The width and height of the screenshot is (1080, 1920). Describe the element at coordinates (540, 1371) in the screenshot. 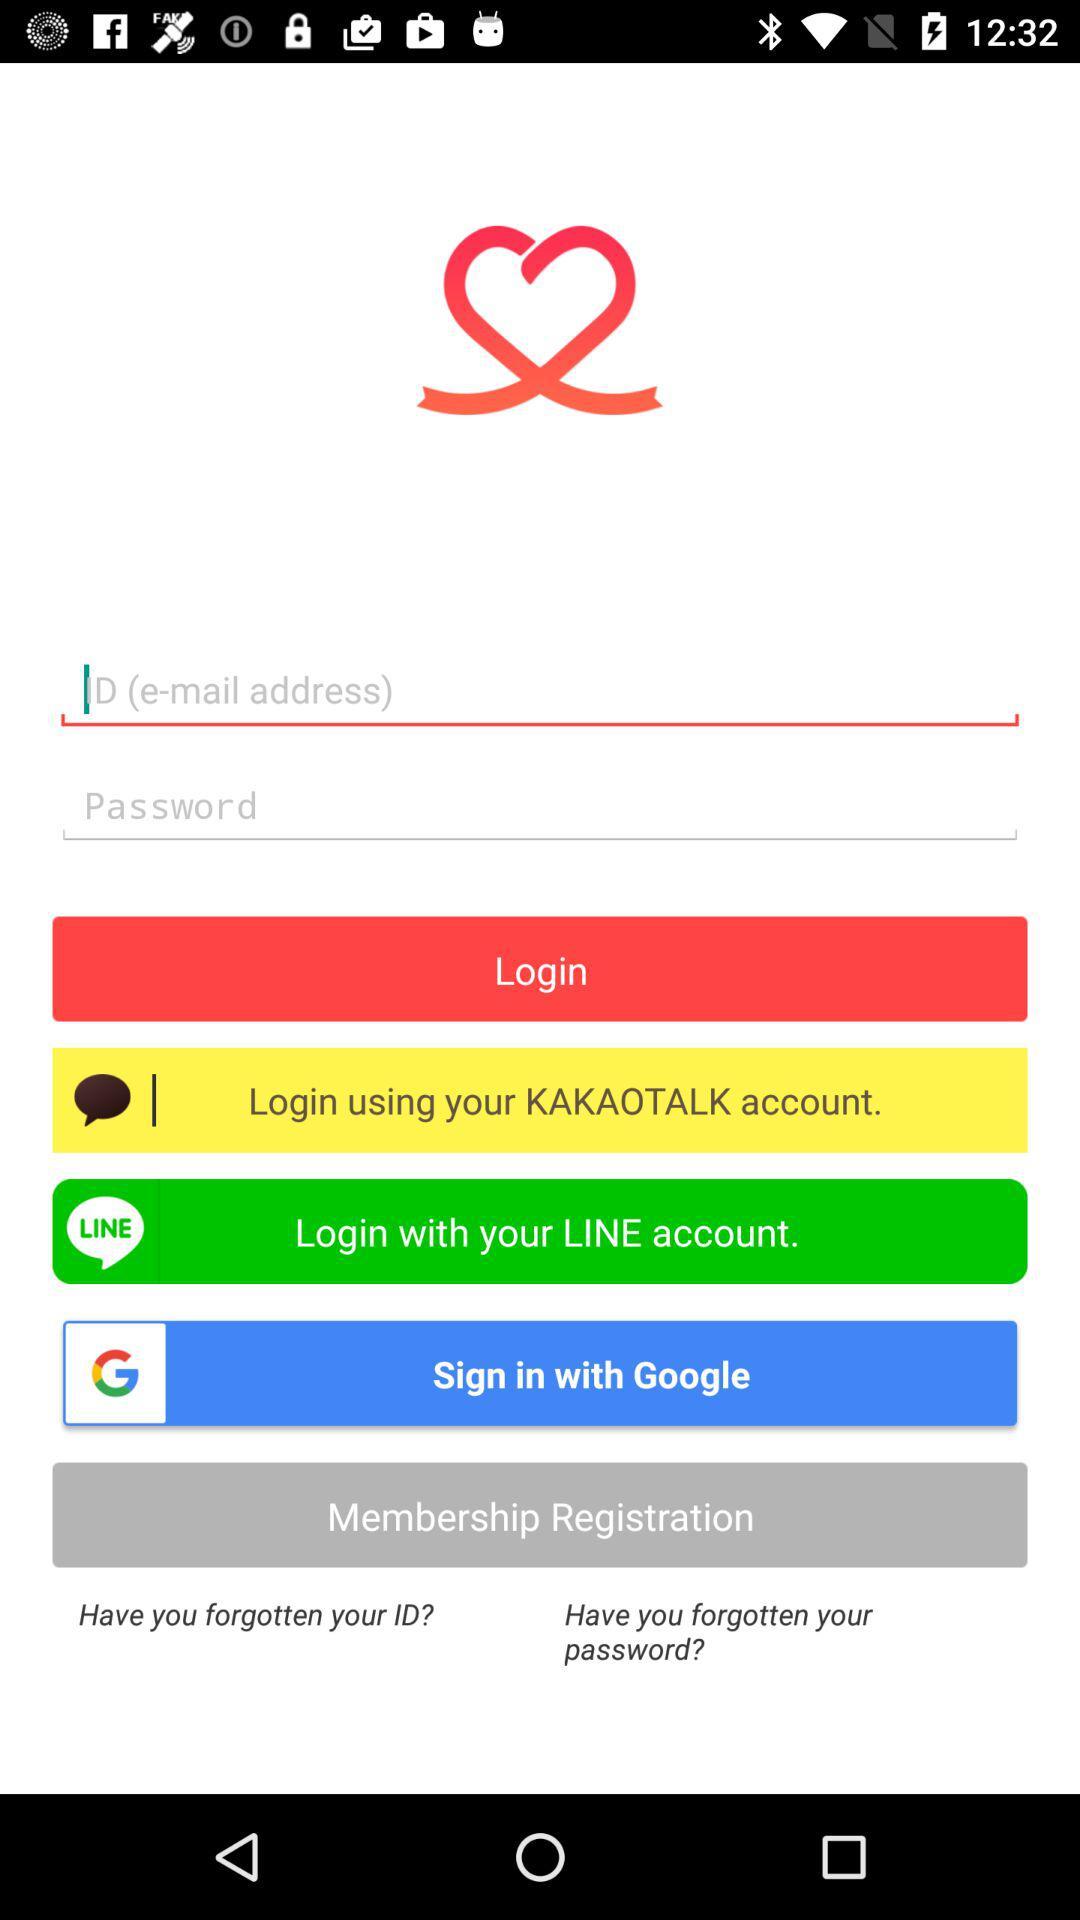

I see `the google sign in field above membership registration` at that location.